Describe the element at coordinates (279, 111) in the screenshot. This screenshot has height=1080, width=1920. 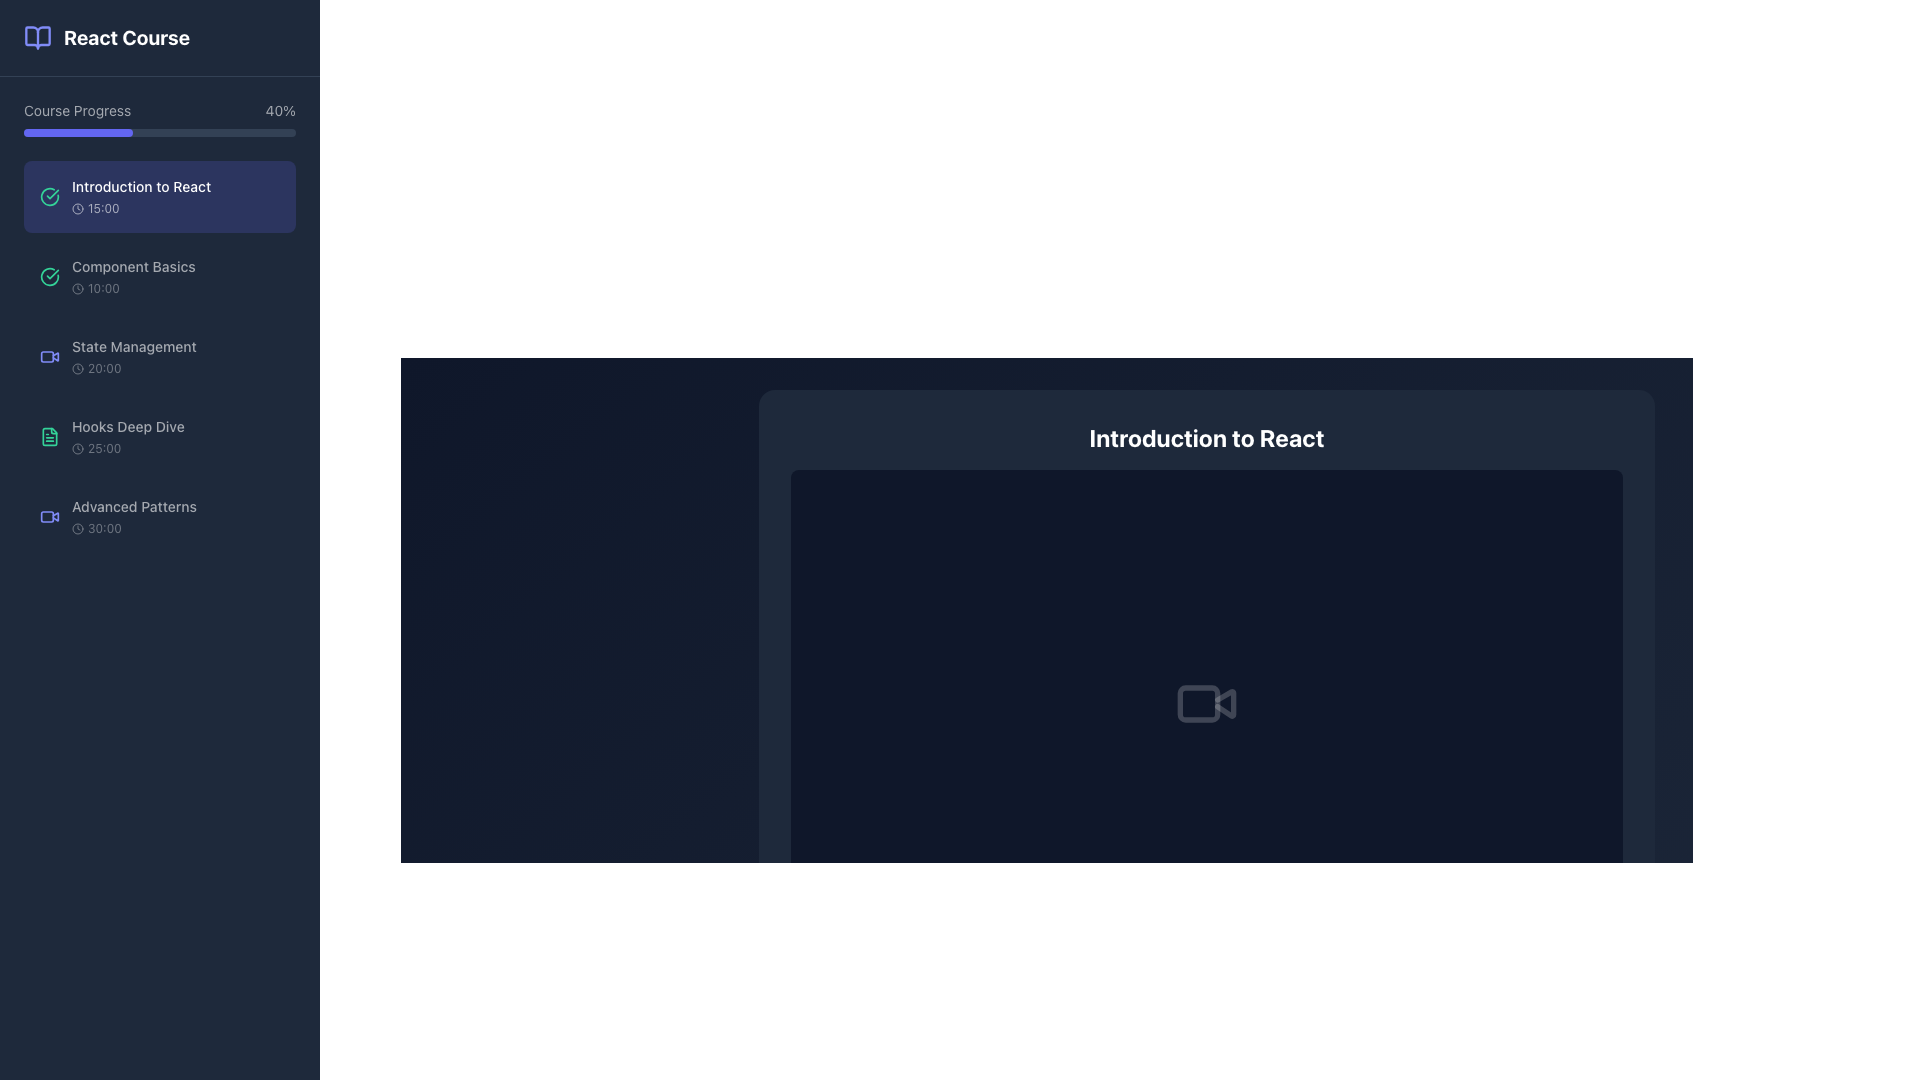
I see `text label displaying '40%' which indicates course progress percentage, located to the right of the 'Course Progress' label in the upper section of the interface` at that location.